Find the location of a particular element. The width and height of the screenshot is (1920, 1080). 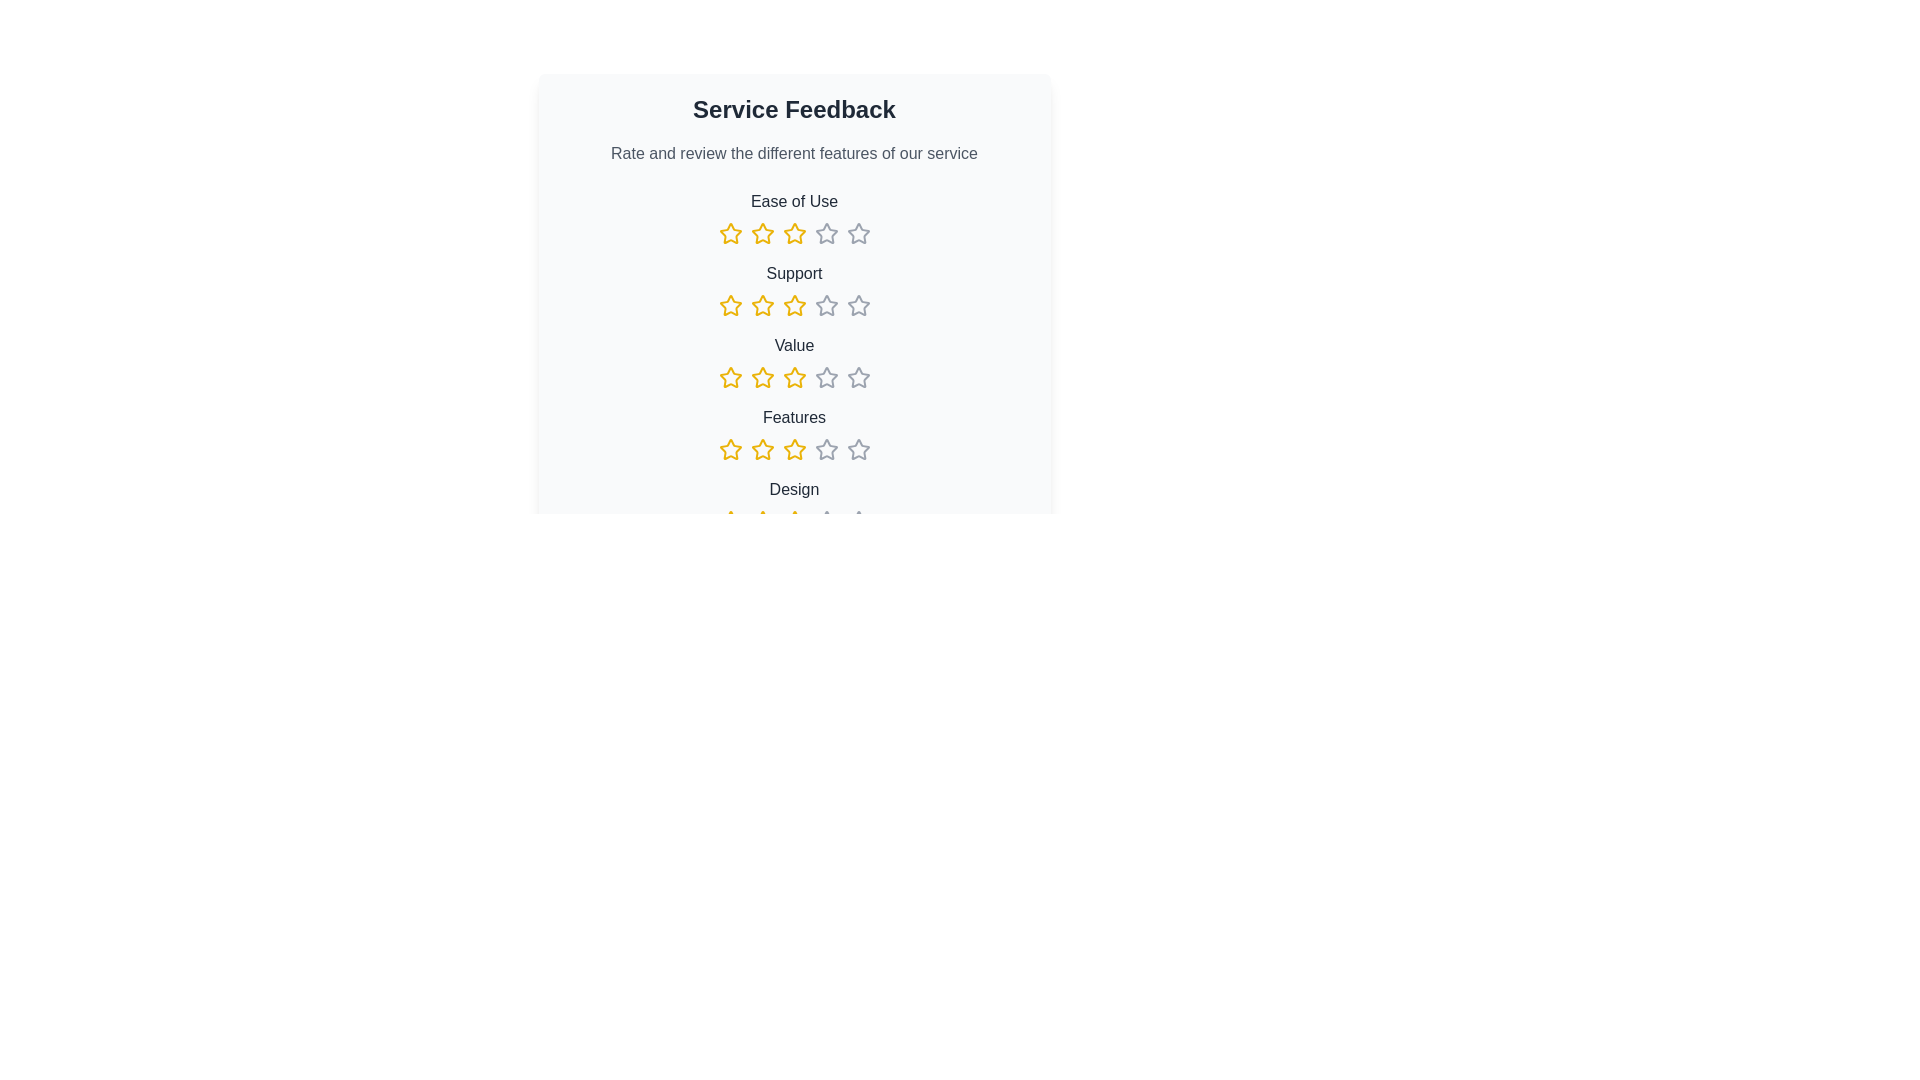

the Rating element for 'Value' located is located at coordinates (793, 362).